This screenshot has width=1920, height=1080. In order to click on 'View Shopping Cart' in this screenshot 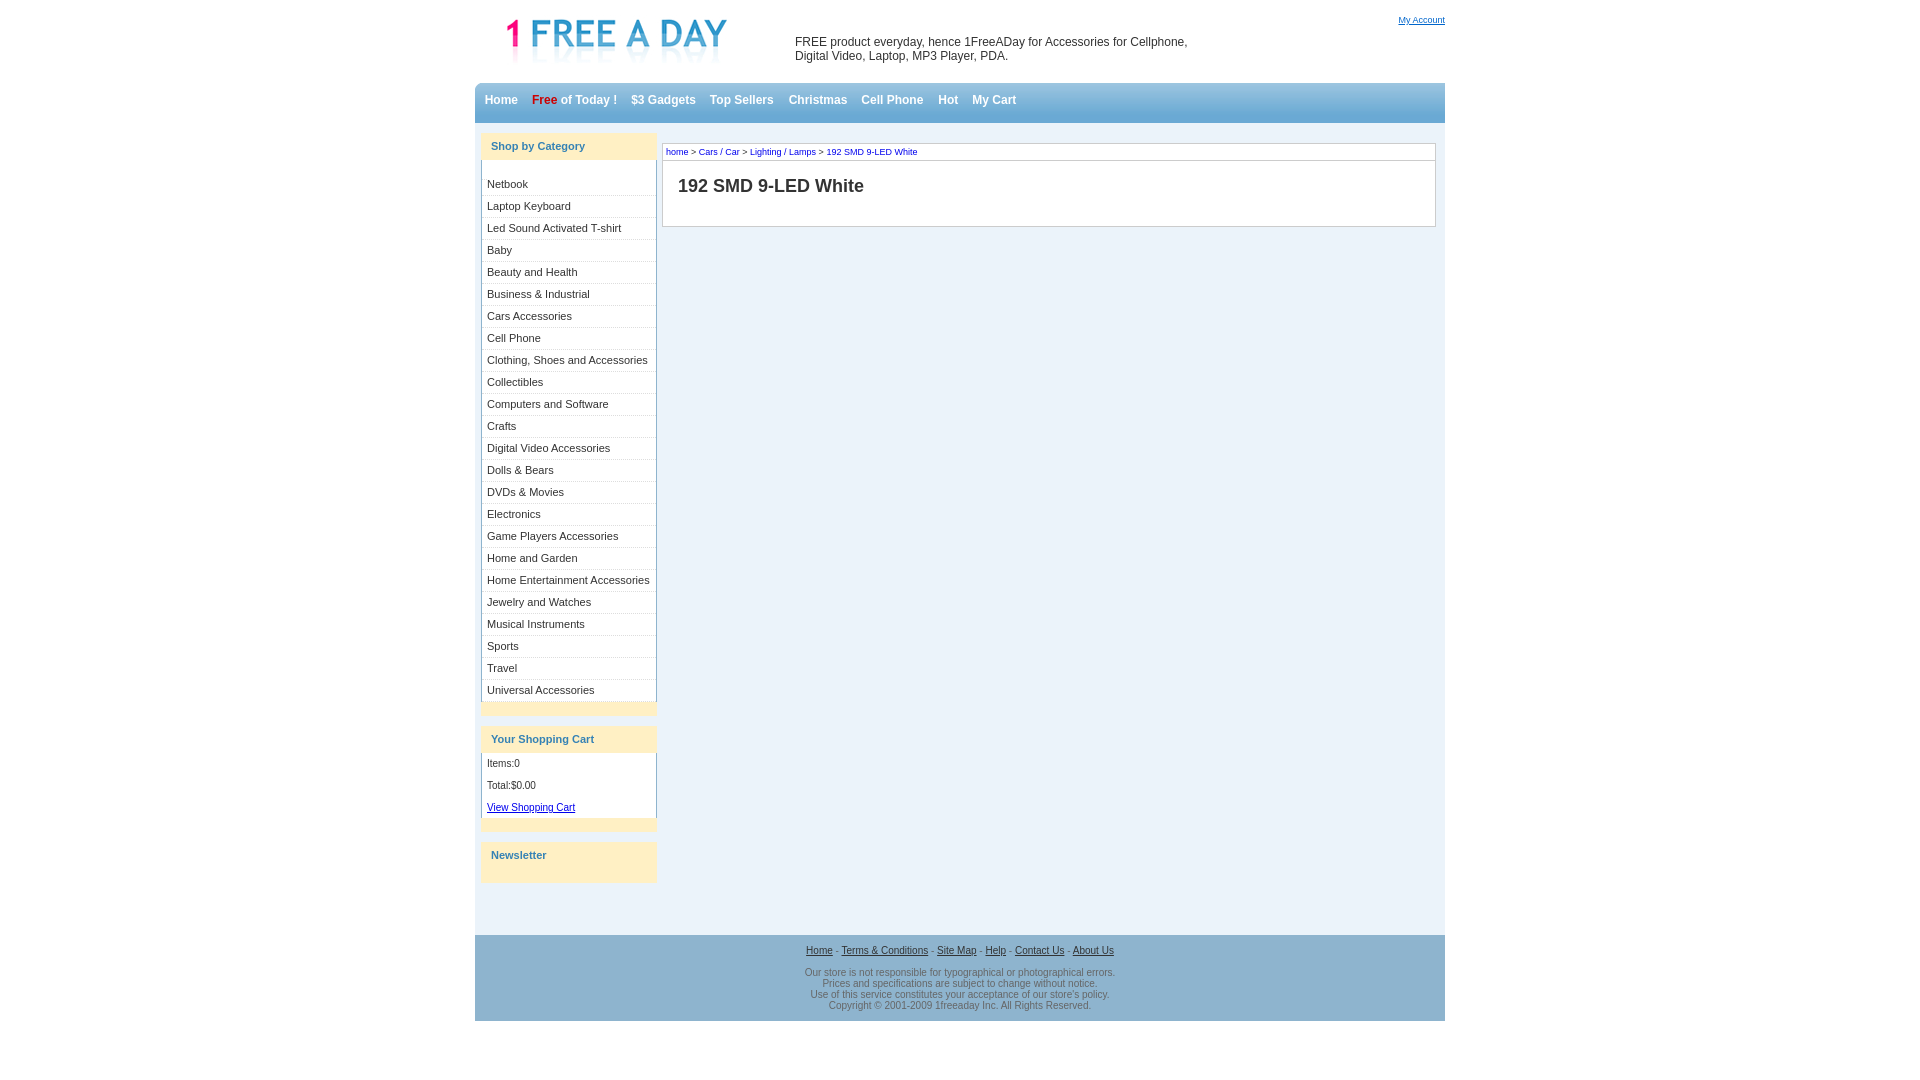, I will do `click(531, 806)`.